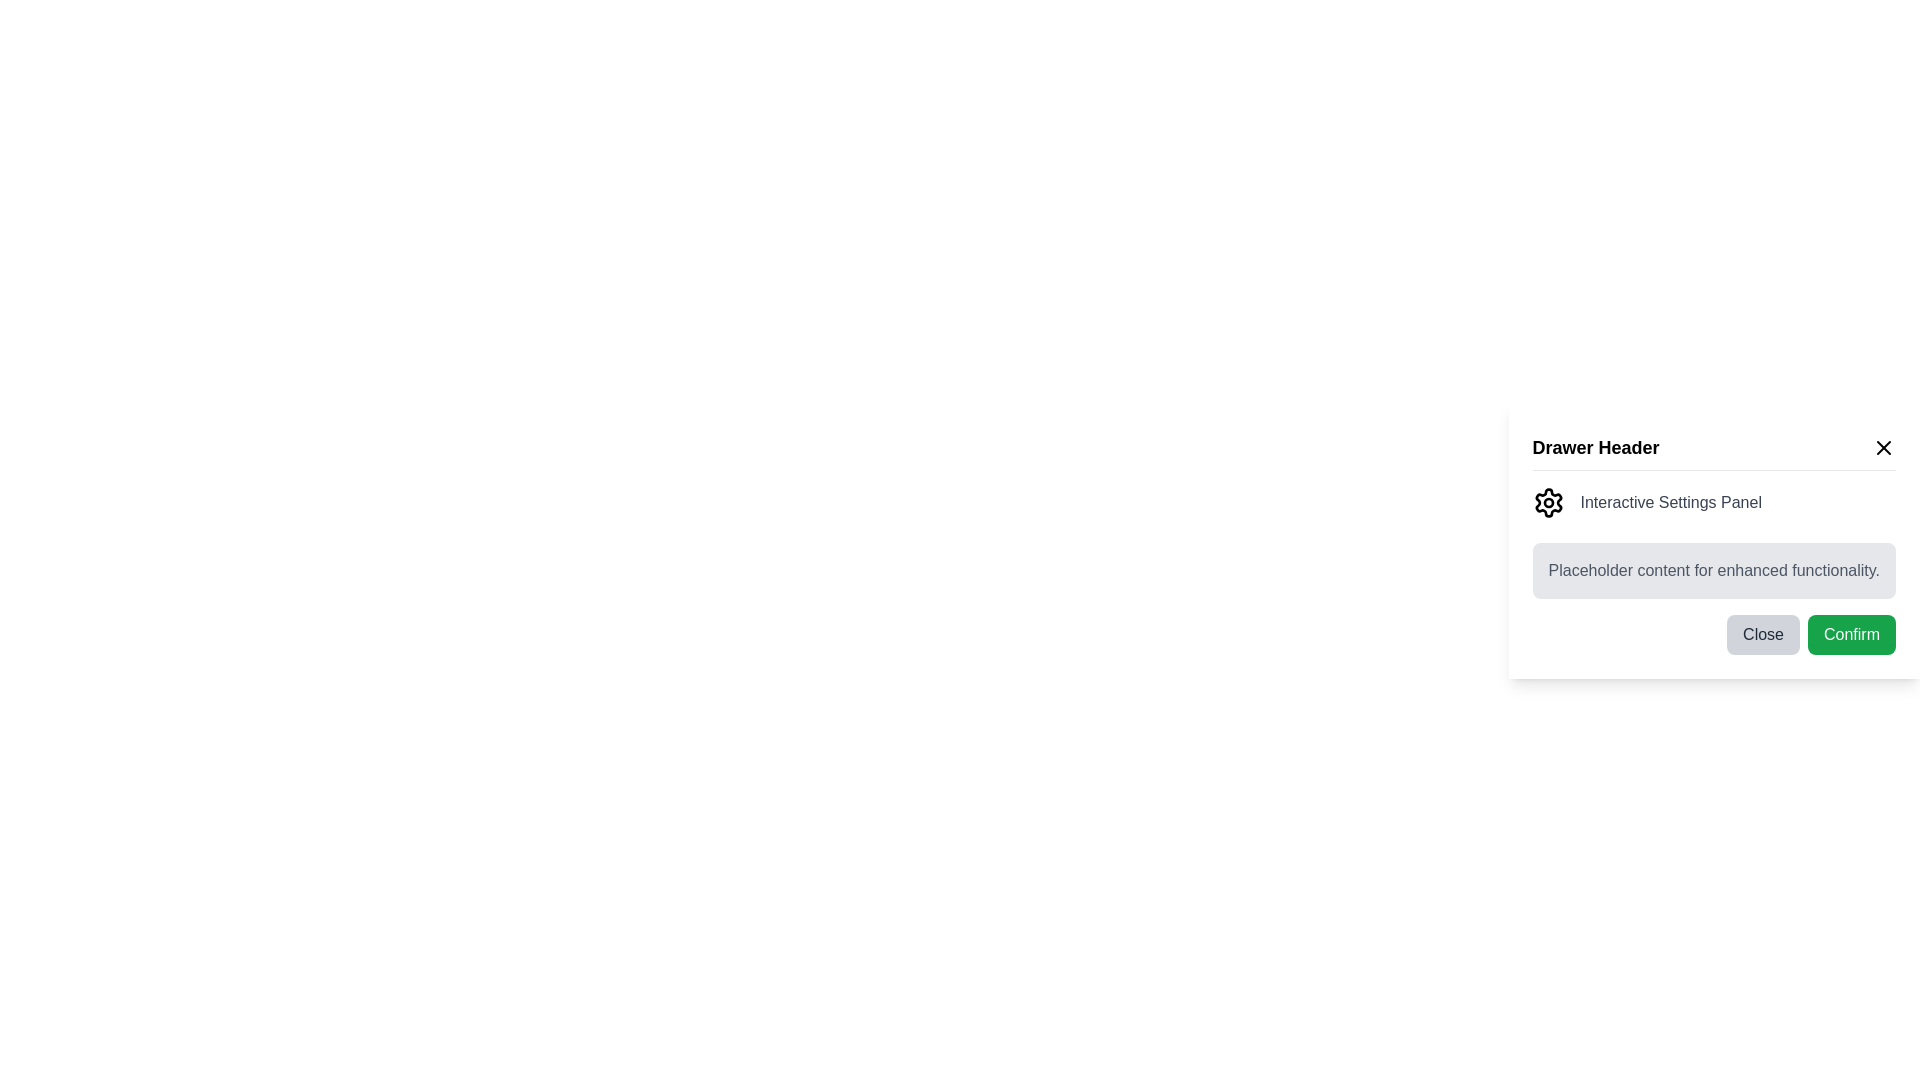 The height and width of the screenshot is (1080, 1920). What do you see at coordinates (1547, 501) in the screenshot?
I see `the gear-shaped icon located at the top-left corner of the 'Interactive Settings Panel'` at bounding box center [1547, 501].